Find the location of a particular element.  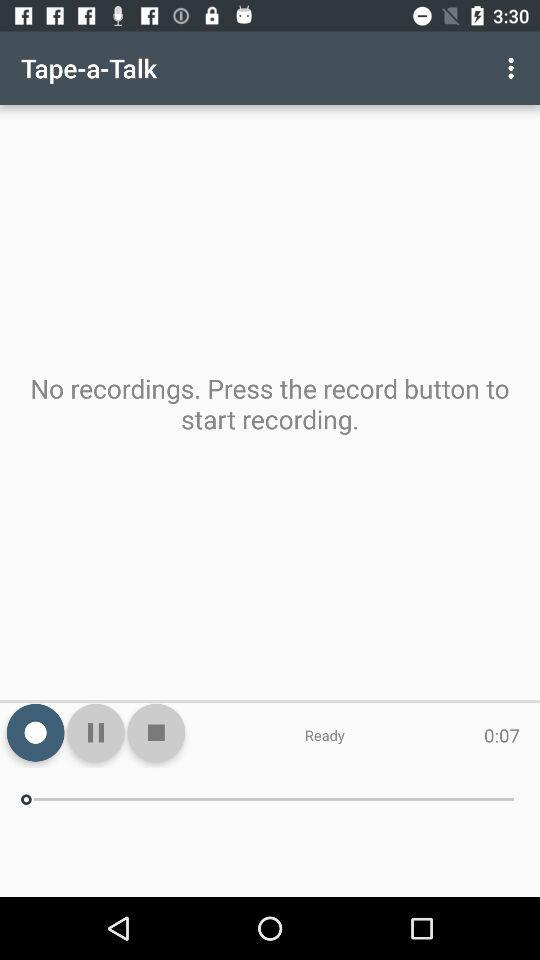

the pause icon is located at coordinates (95, 731).